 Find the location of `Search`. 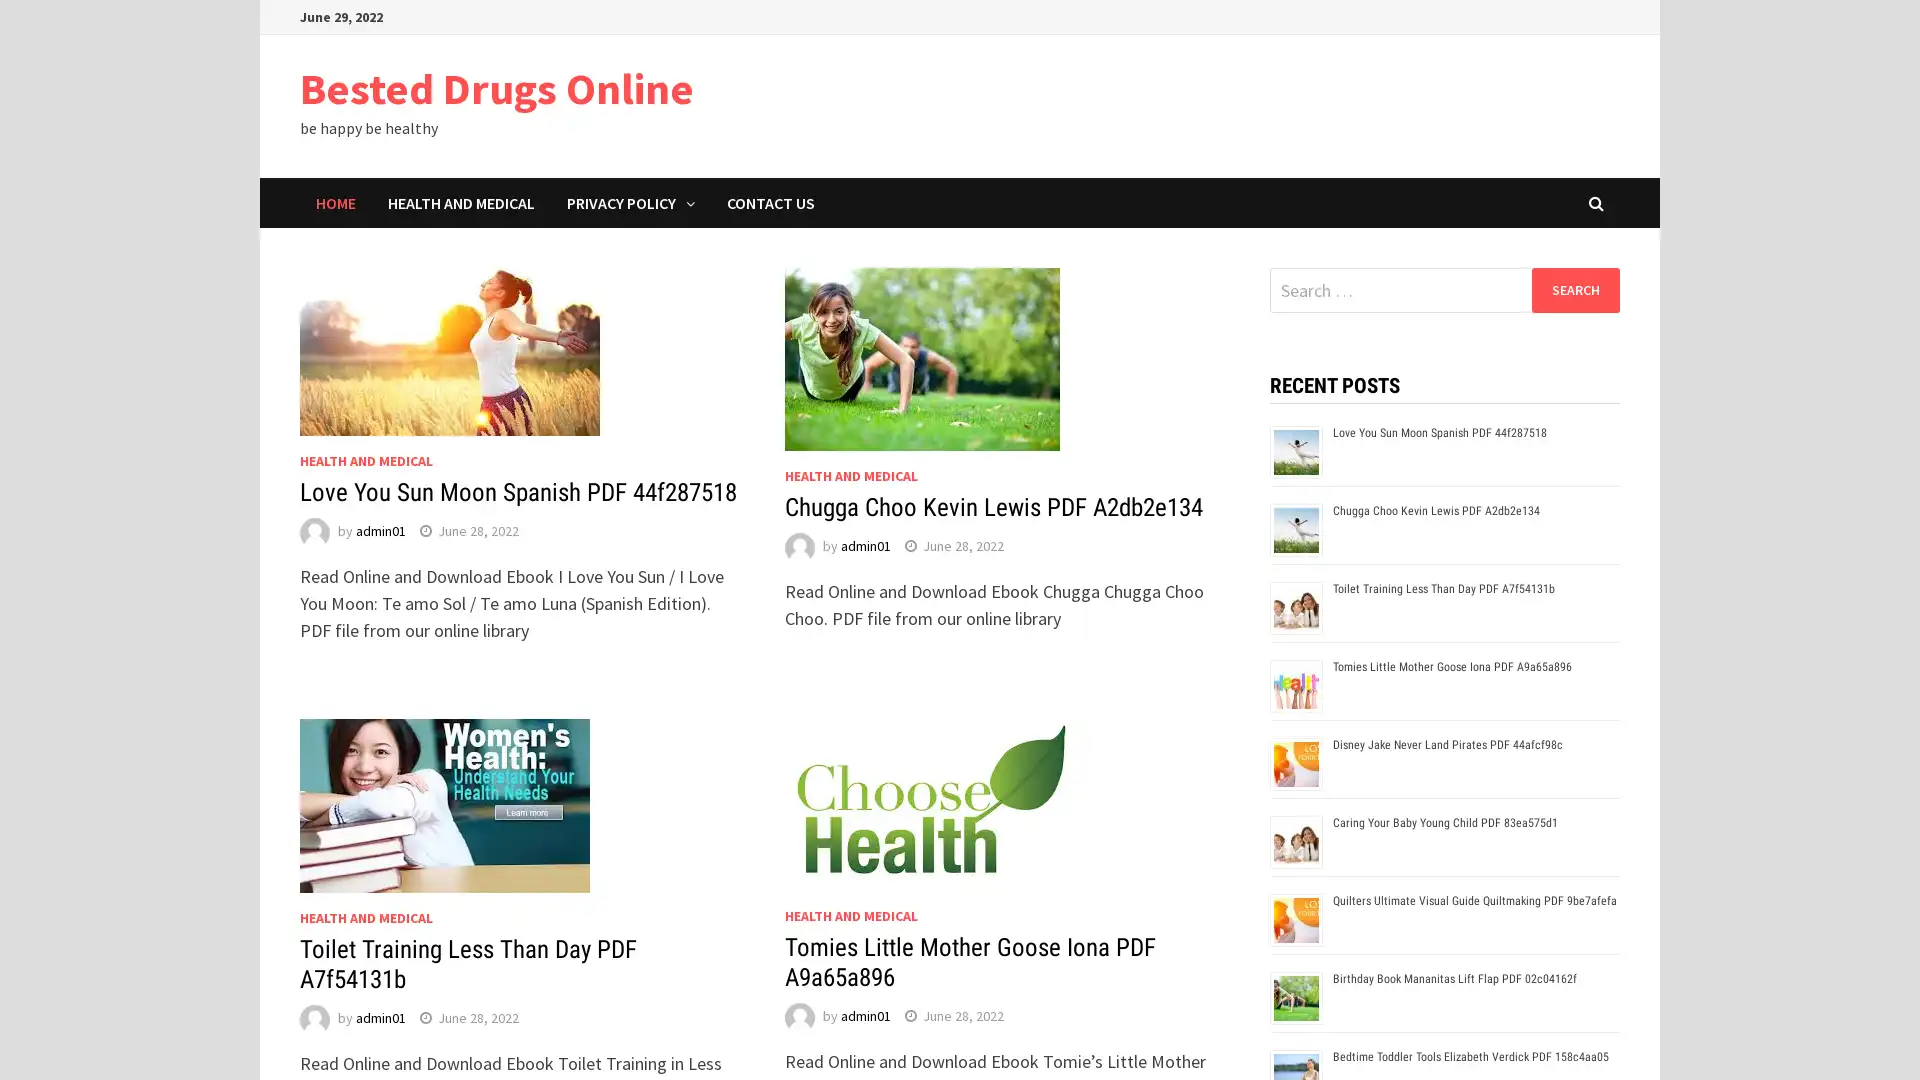

Search is located at coordinates (1574, 289).